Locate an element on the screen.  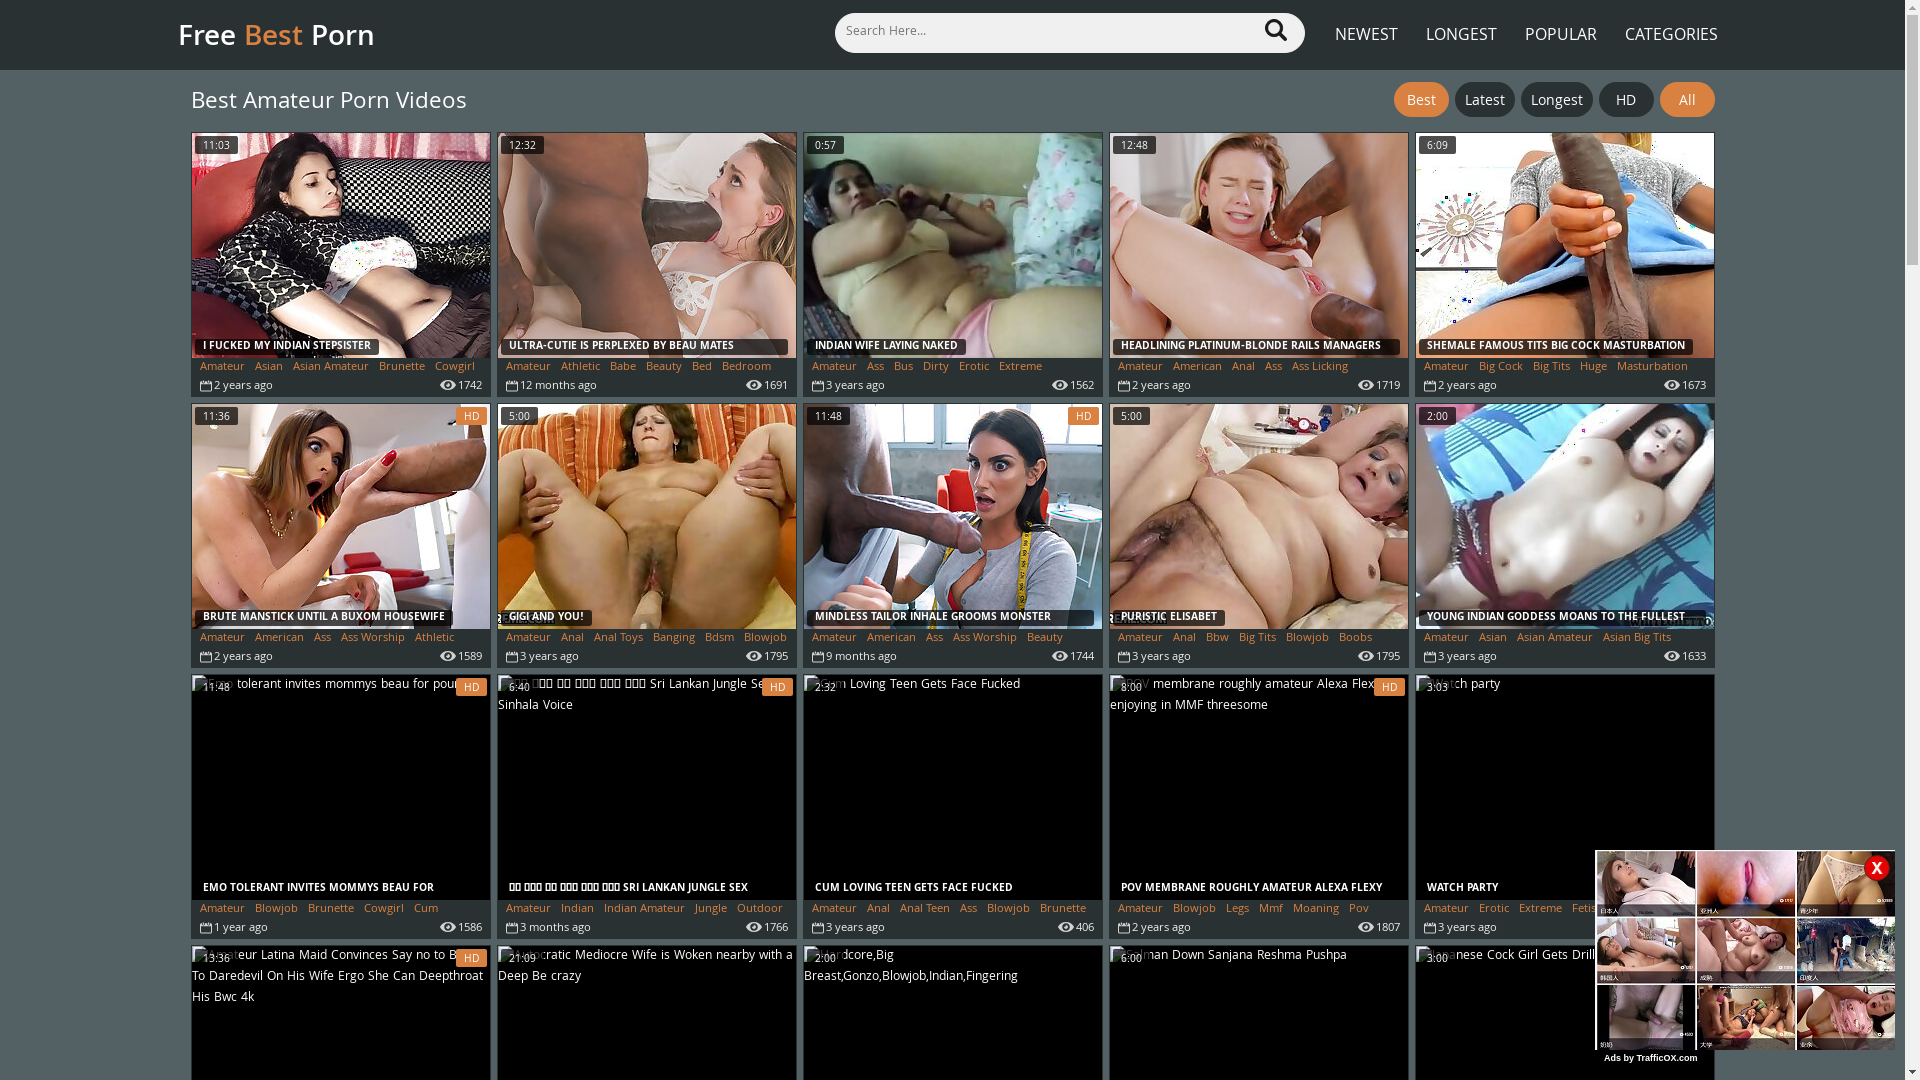
'Ass Worship' is located at coordinates (950, 638).